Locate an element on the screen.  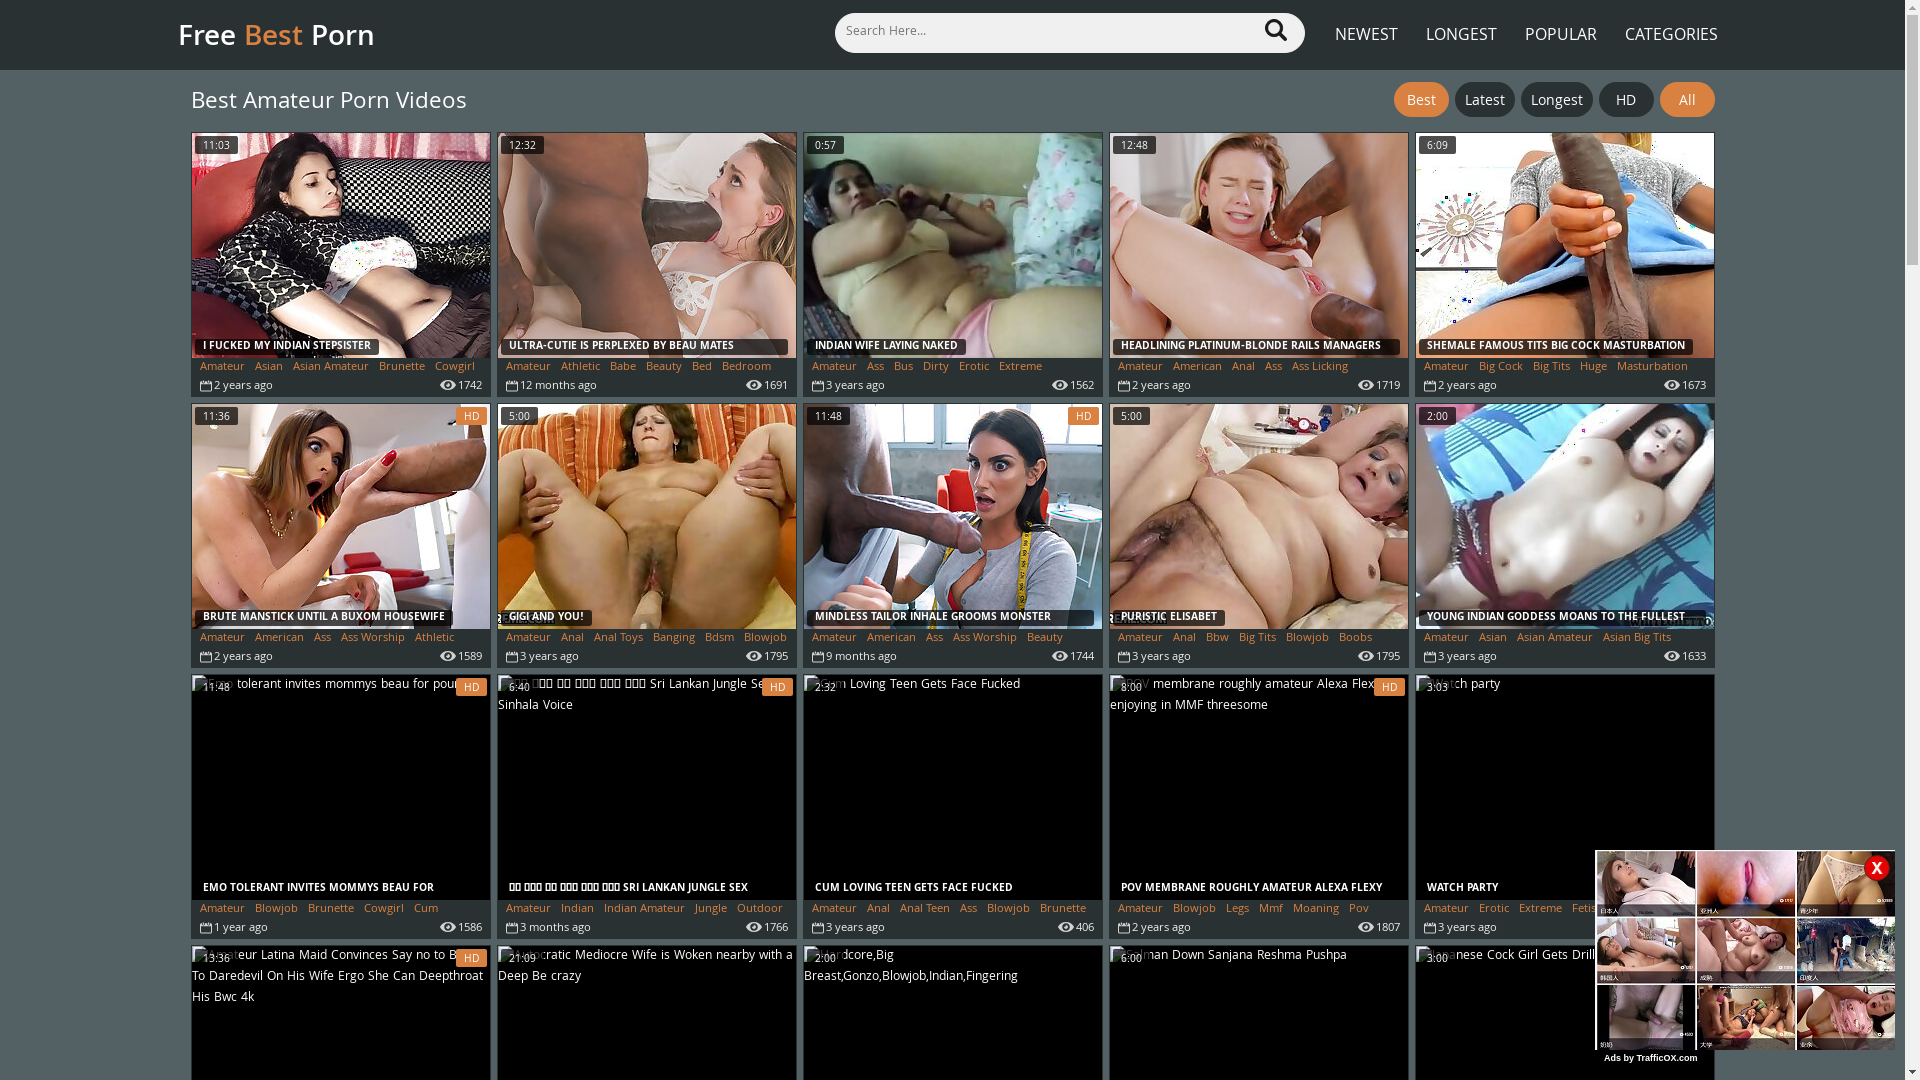
'Ass Worship' is located at coordinates (950, 638).